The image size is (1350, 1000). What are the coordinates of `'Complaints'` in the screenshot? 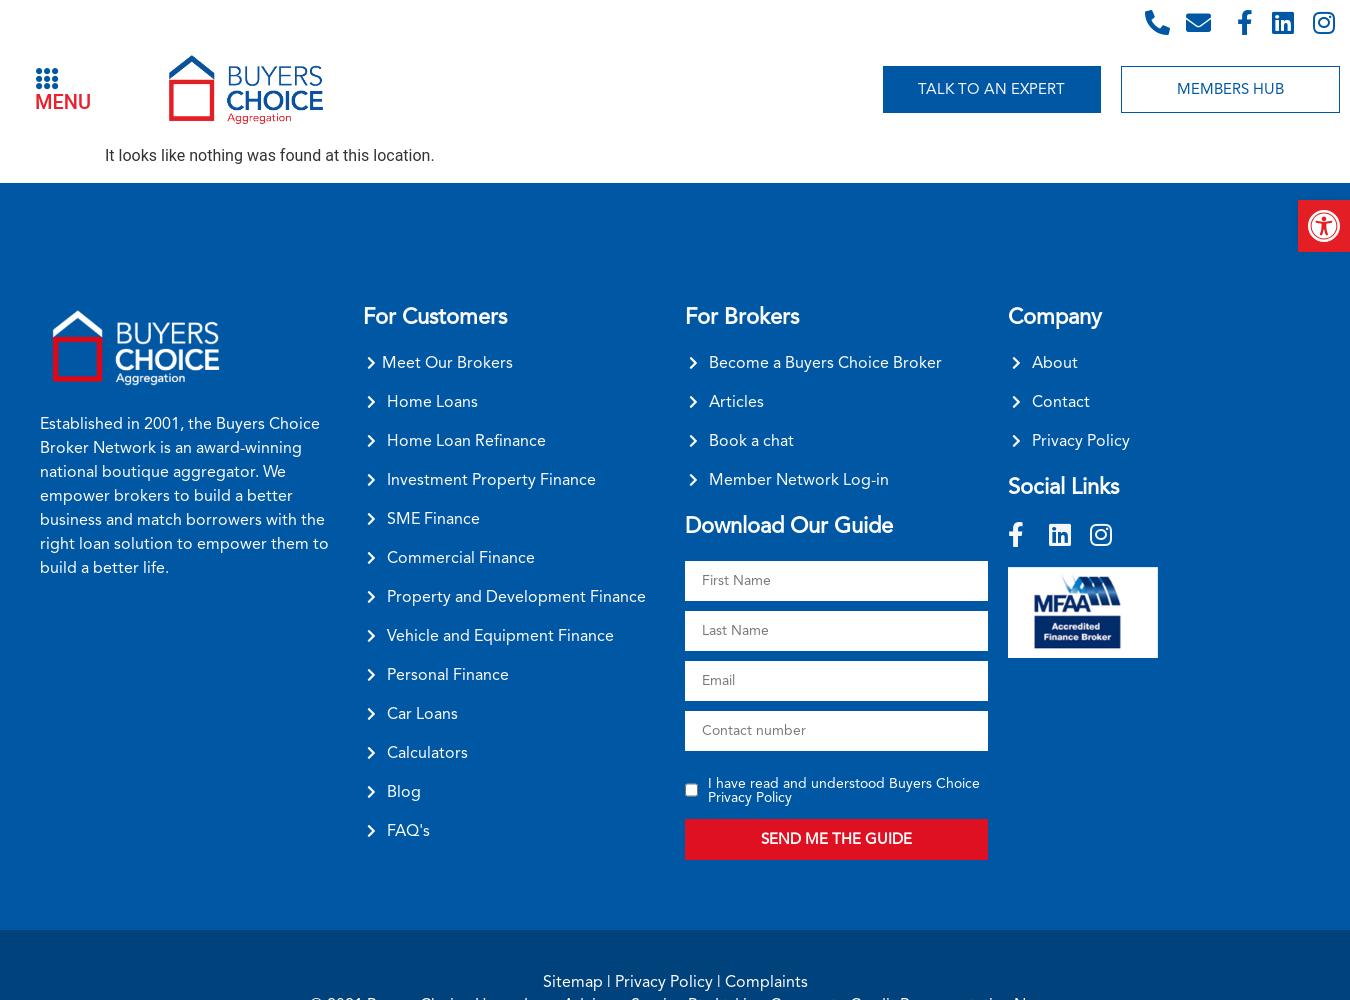 It's located at (764, 979).